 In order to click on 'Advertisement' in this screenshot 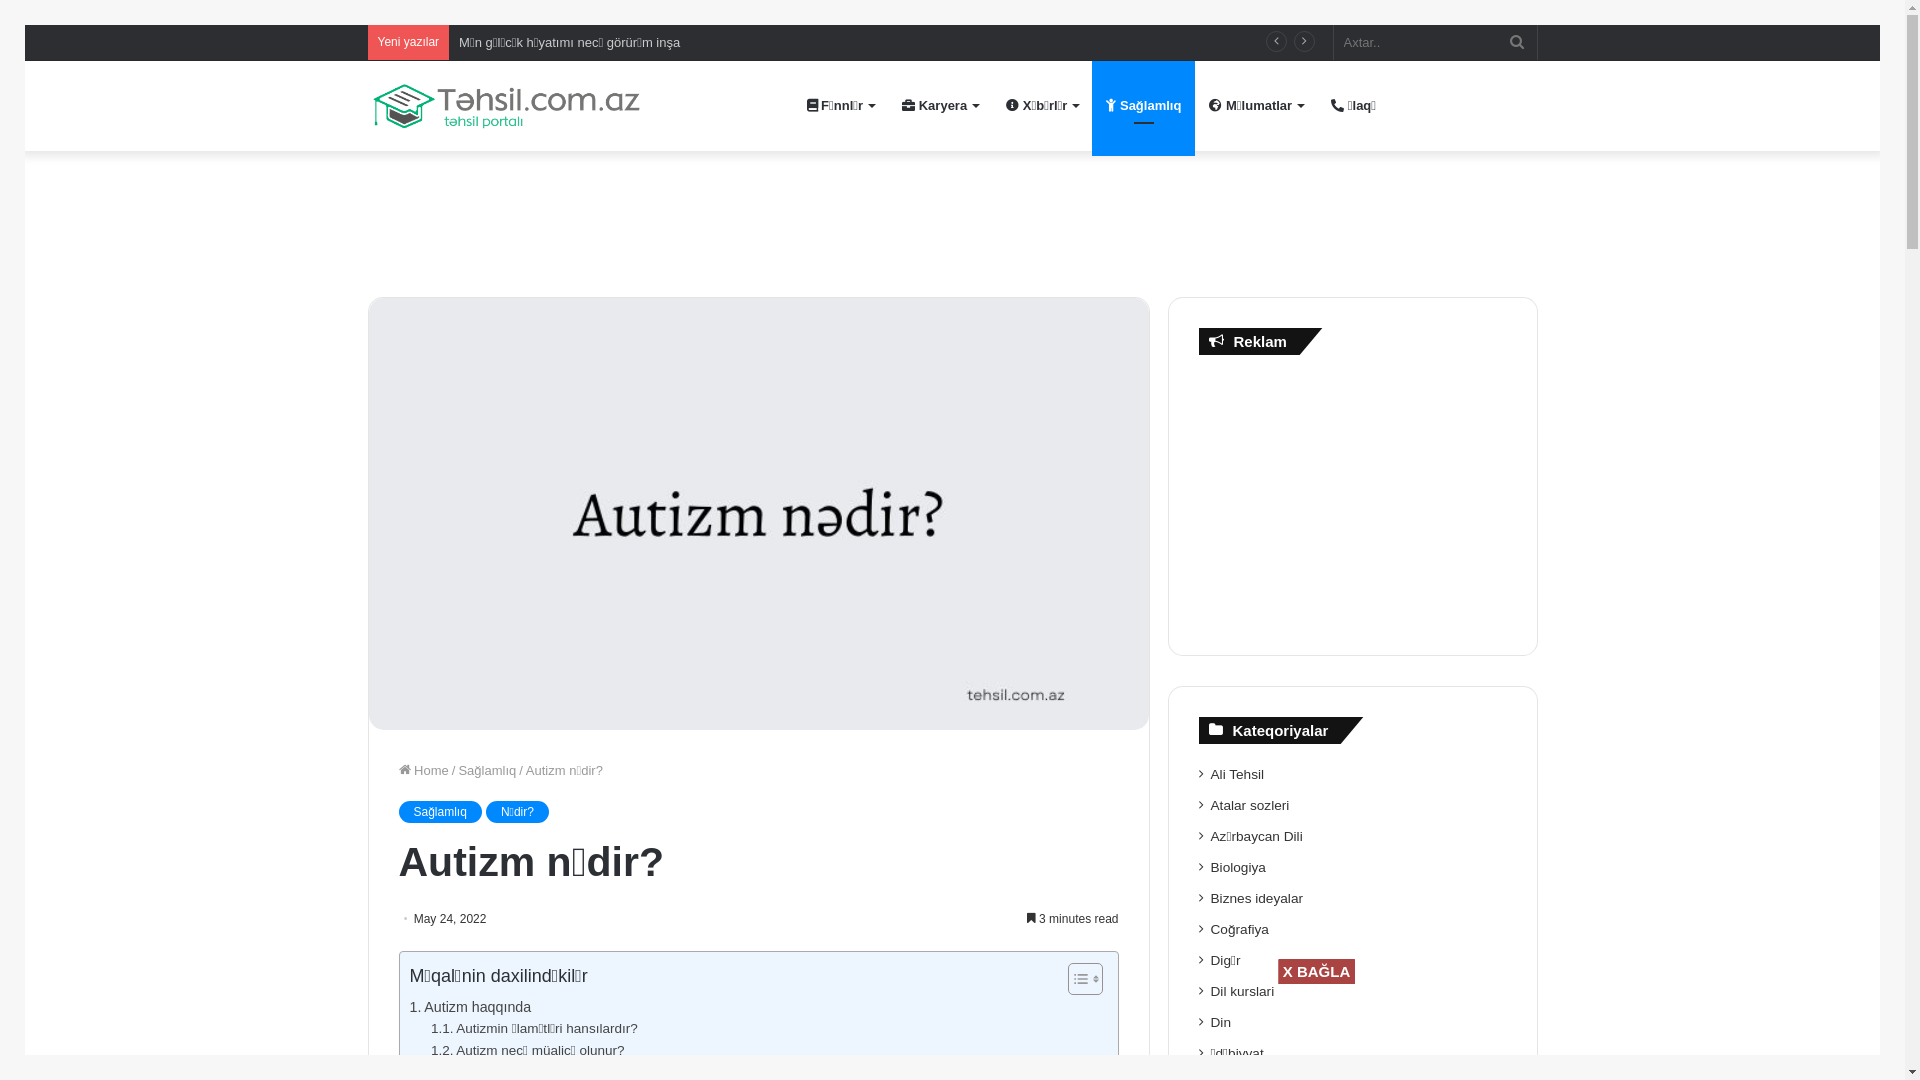, I will do `click(1353, 499)`.